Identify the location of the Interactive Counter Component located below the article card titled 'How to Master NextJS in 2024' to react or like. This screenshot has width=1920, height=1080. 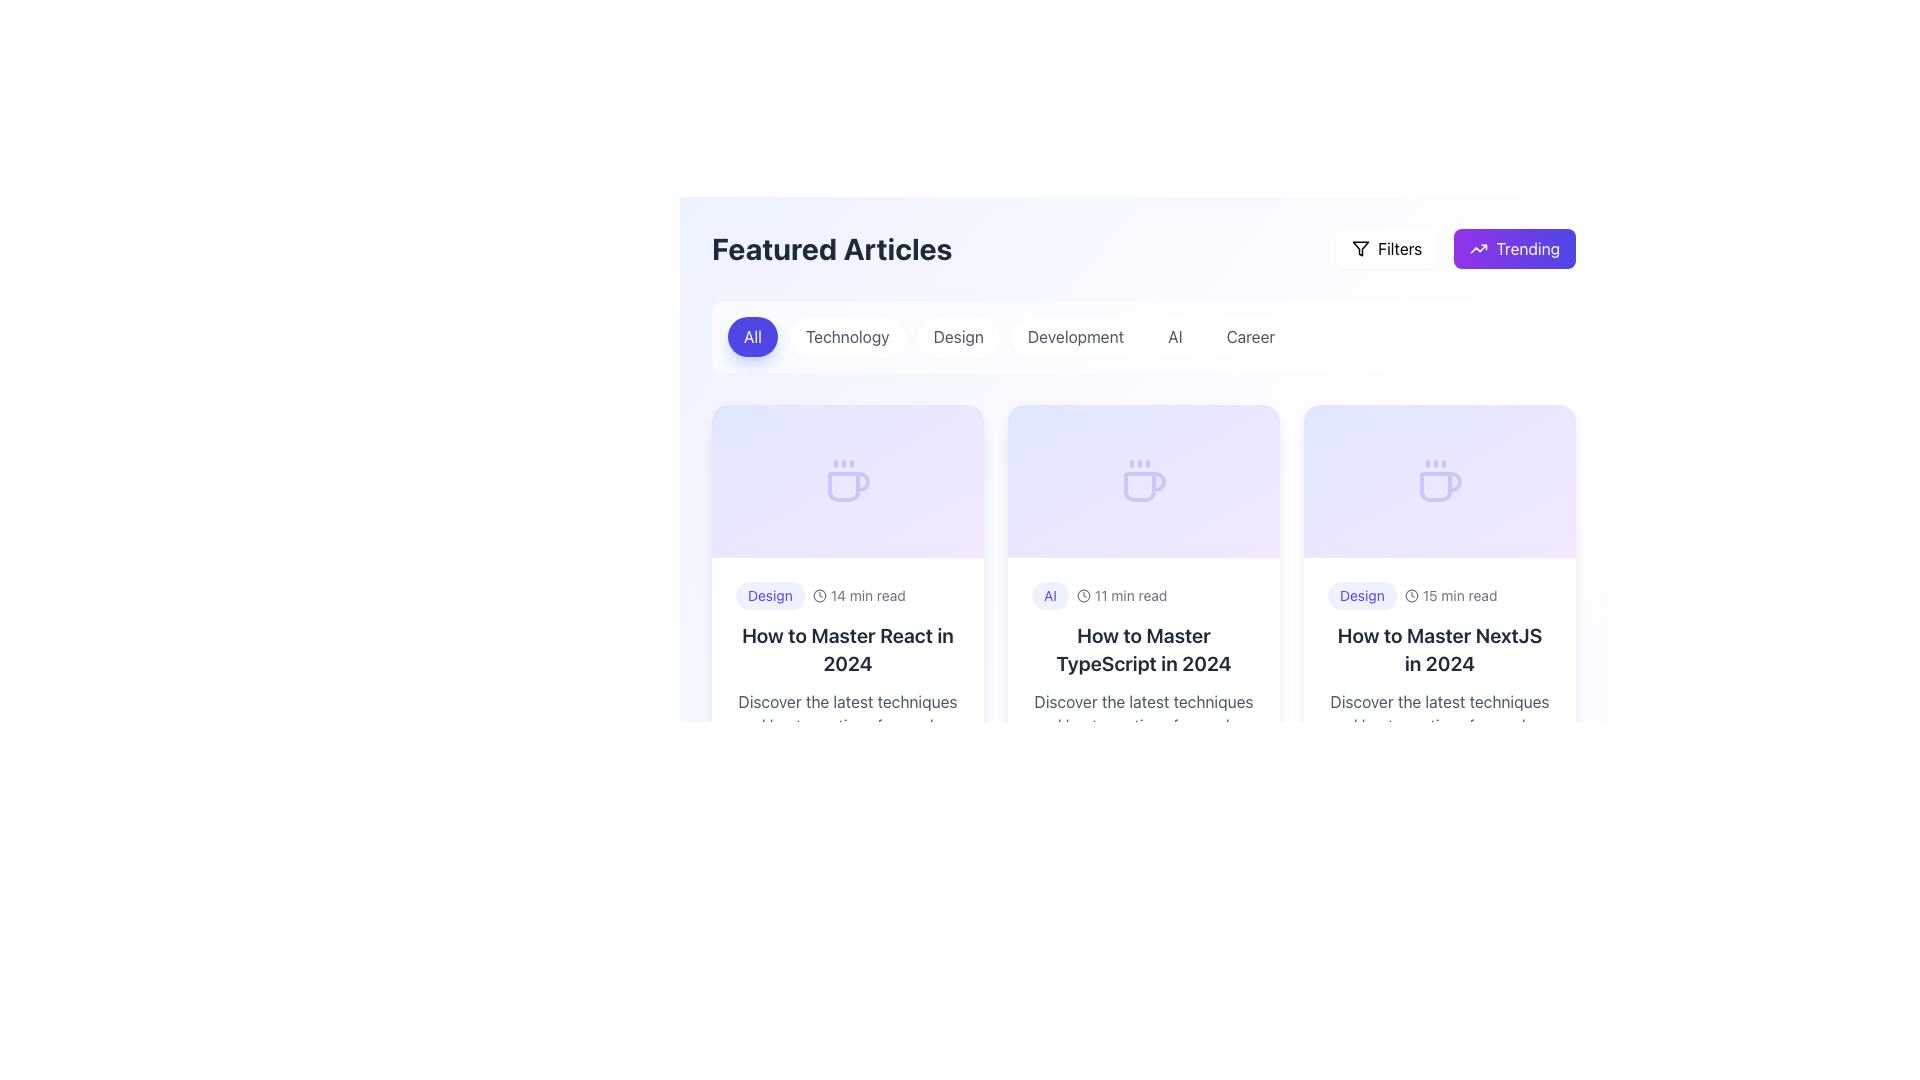
(1369, 770).